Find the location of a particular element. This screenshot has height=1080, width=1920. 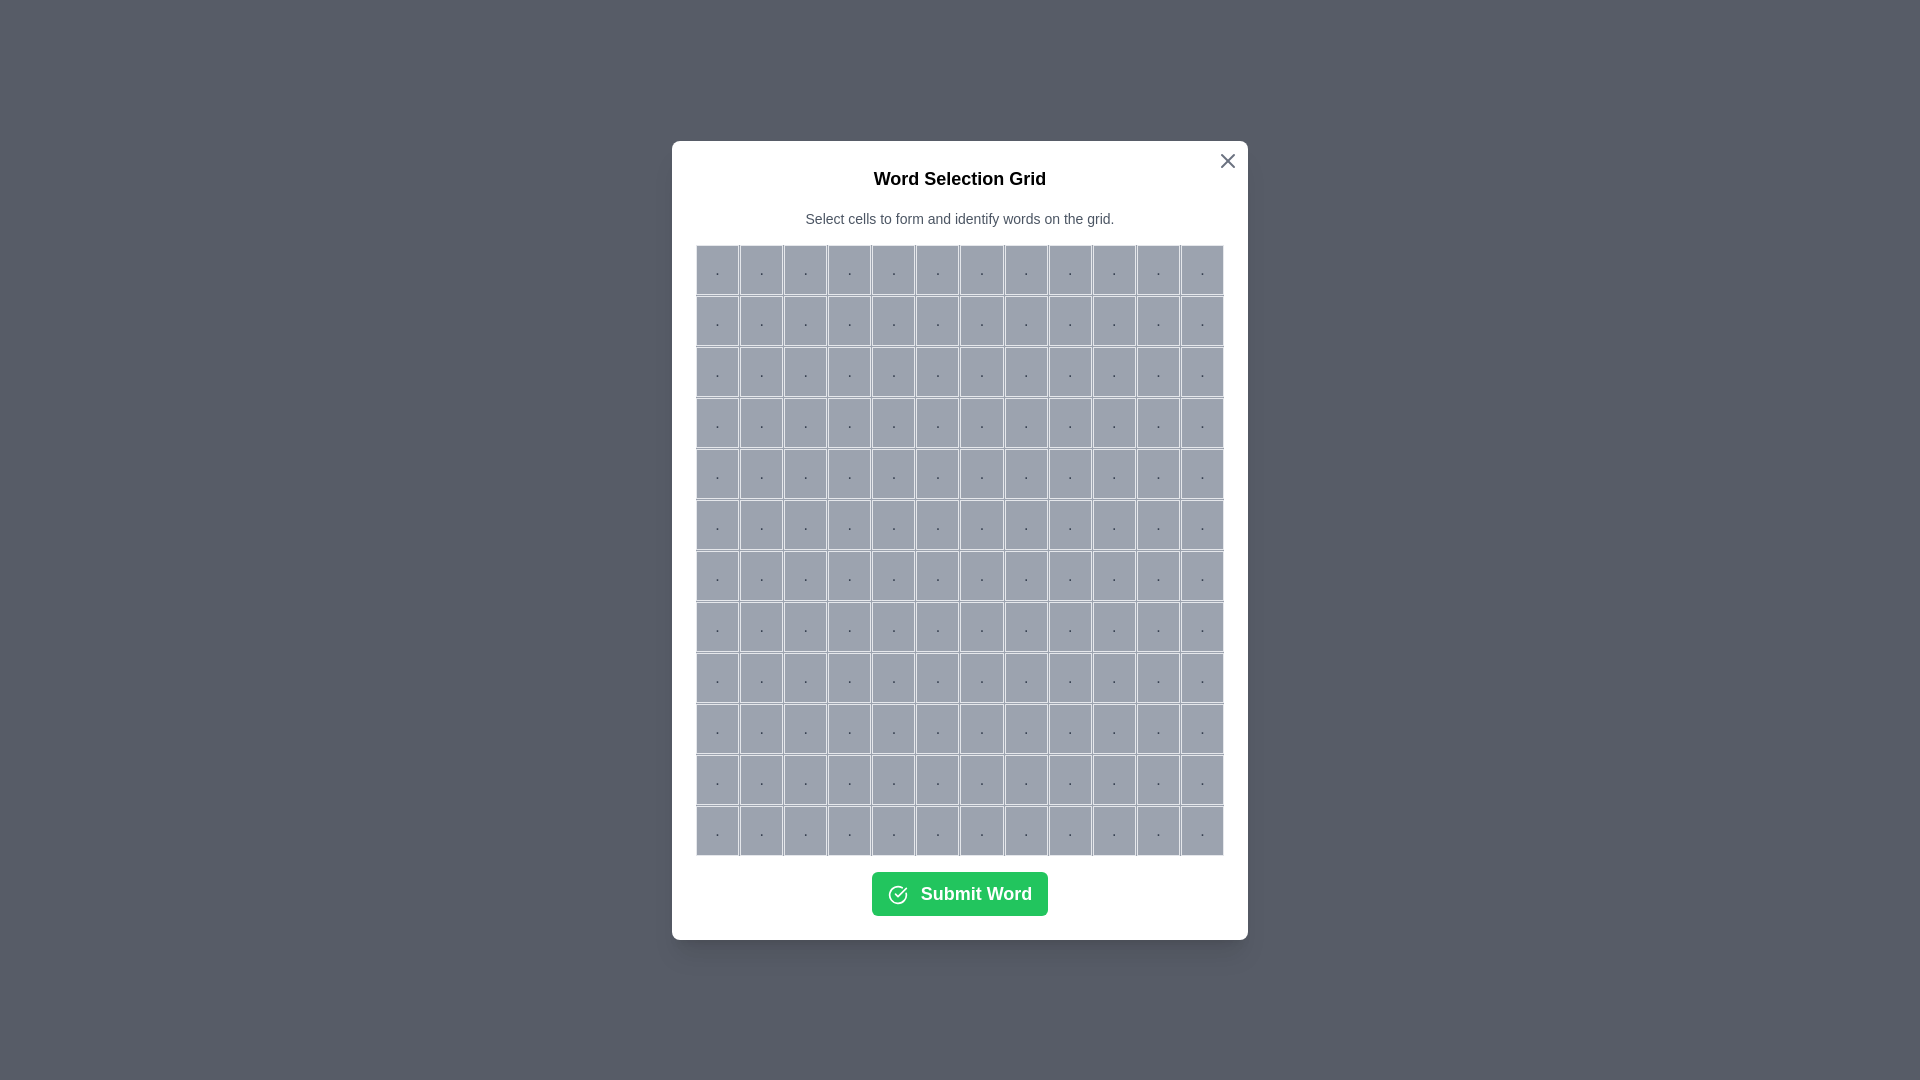

the close button located at the top-right corner of the dialog is located at coordinates (1227, 159).